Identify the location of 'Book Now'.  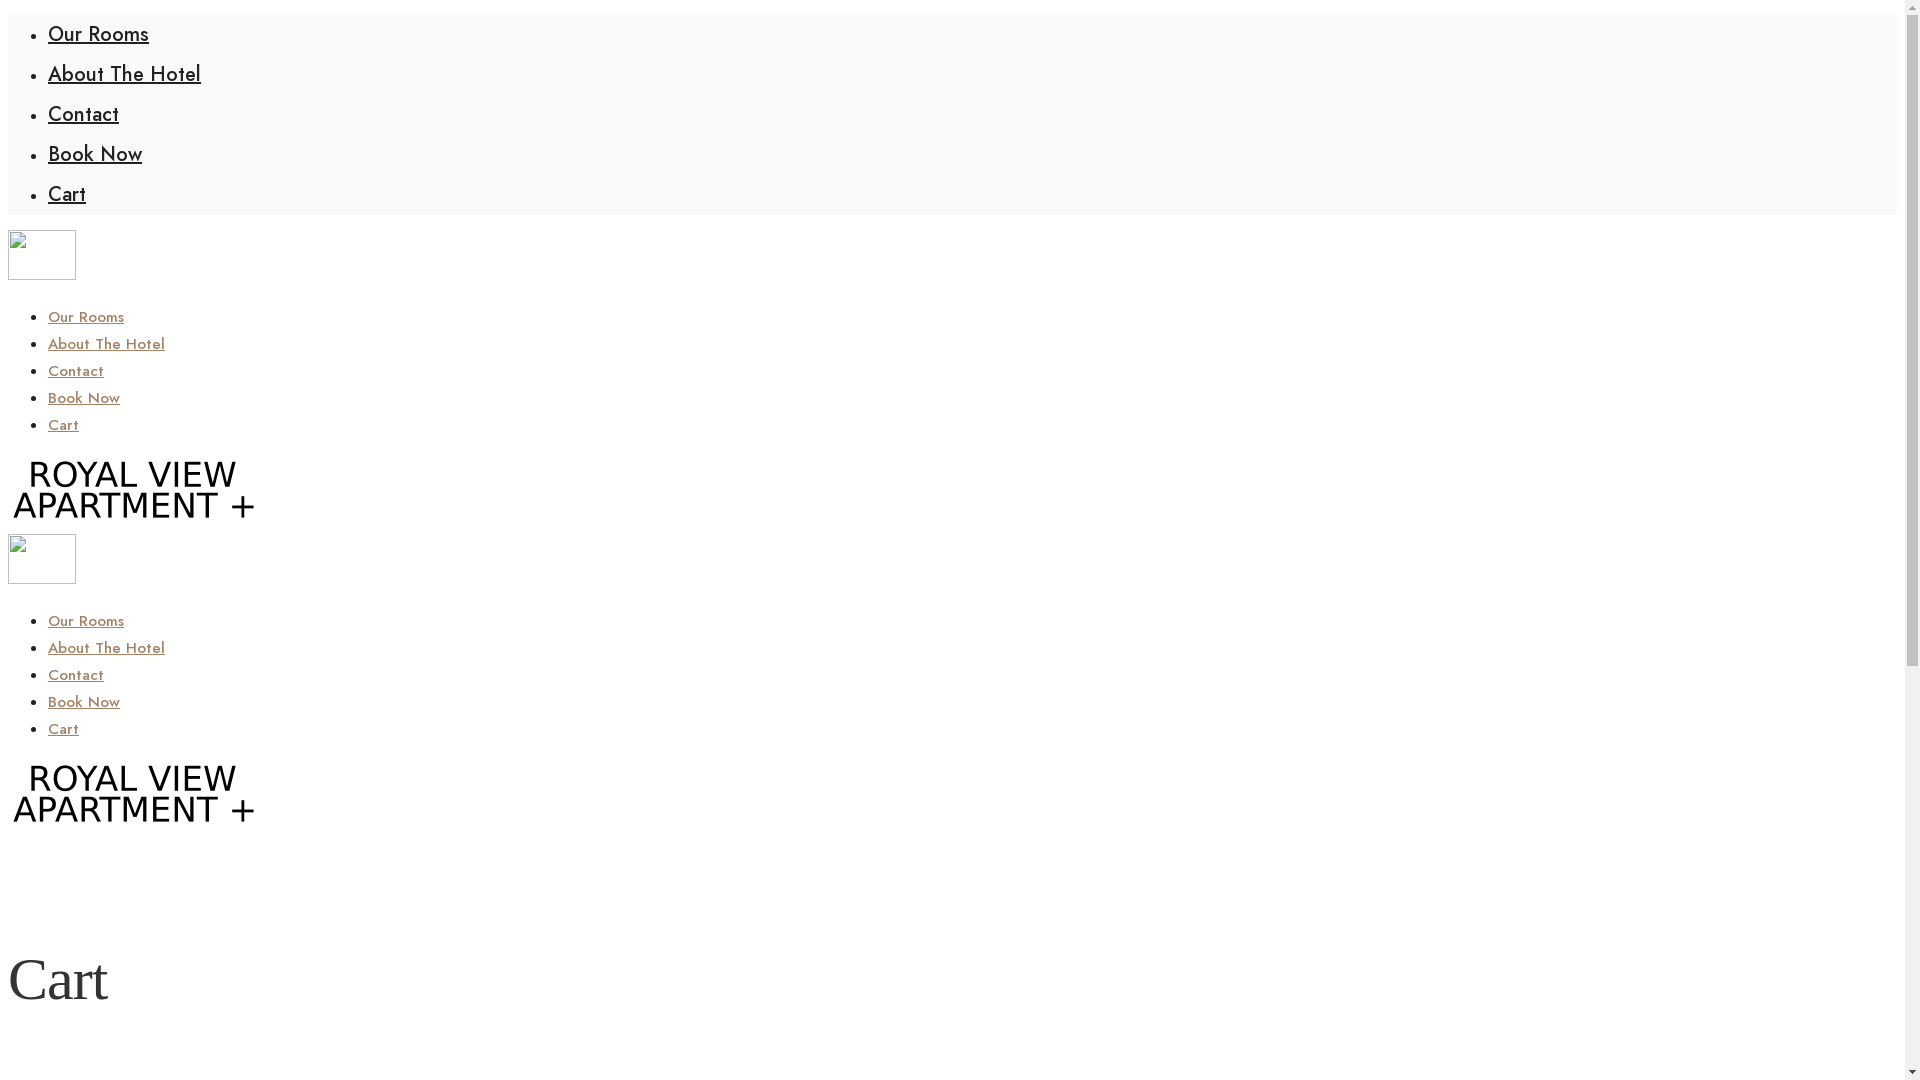
(94, 153).